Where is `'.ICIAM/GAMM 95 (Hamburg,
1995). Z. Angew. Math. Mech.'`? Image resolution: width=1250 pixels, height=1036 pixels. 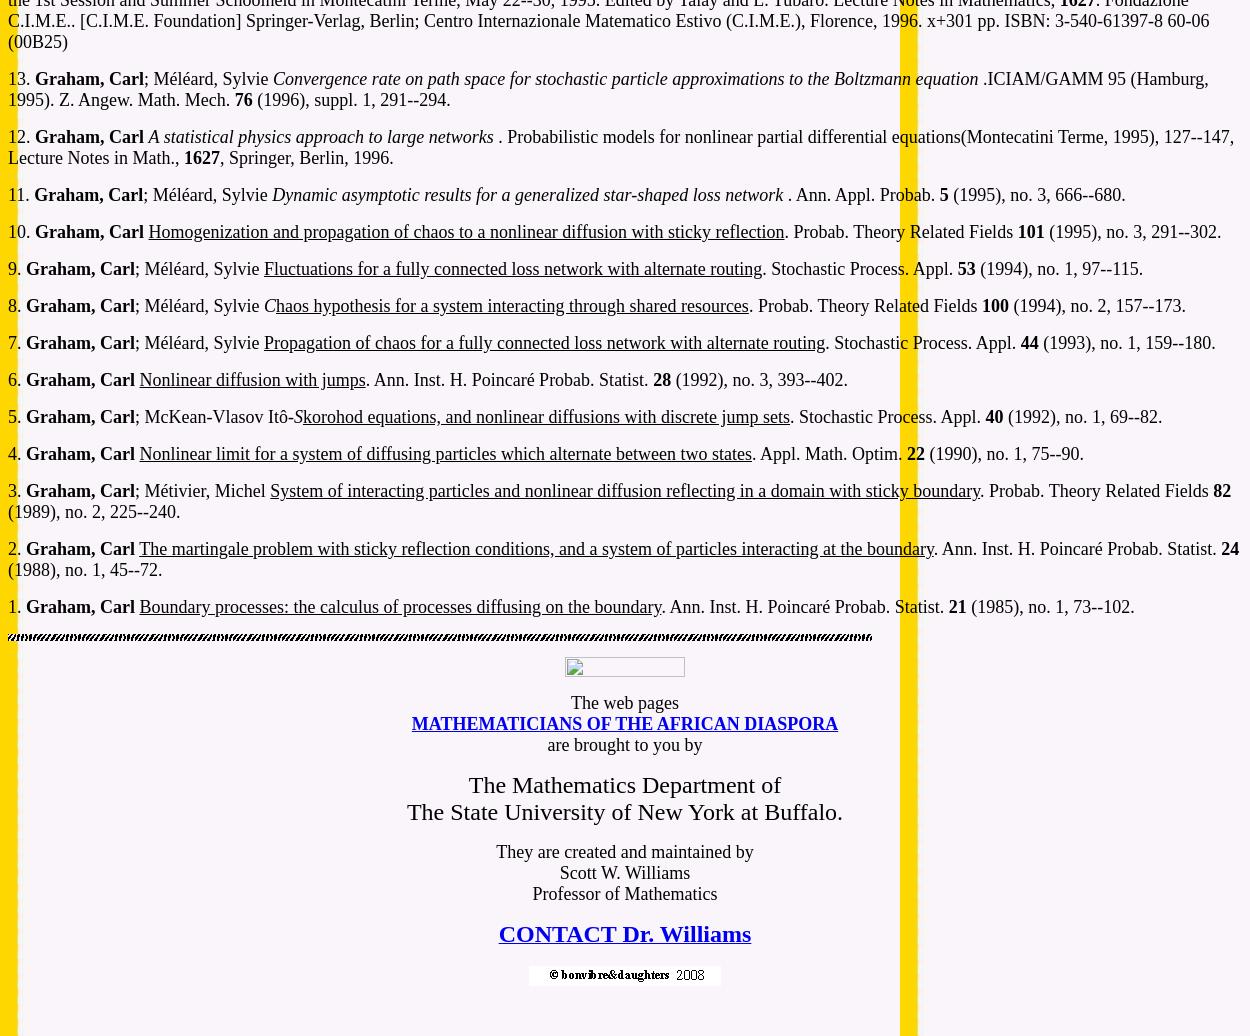 '.ICIAM/GAMM 95 (Hamburg,
1995). Z. Angew. Math. Mech.' is located at coordinates (607, 89).